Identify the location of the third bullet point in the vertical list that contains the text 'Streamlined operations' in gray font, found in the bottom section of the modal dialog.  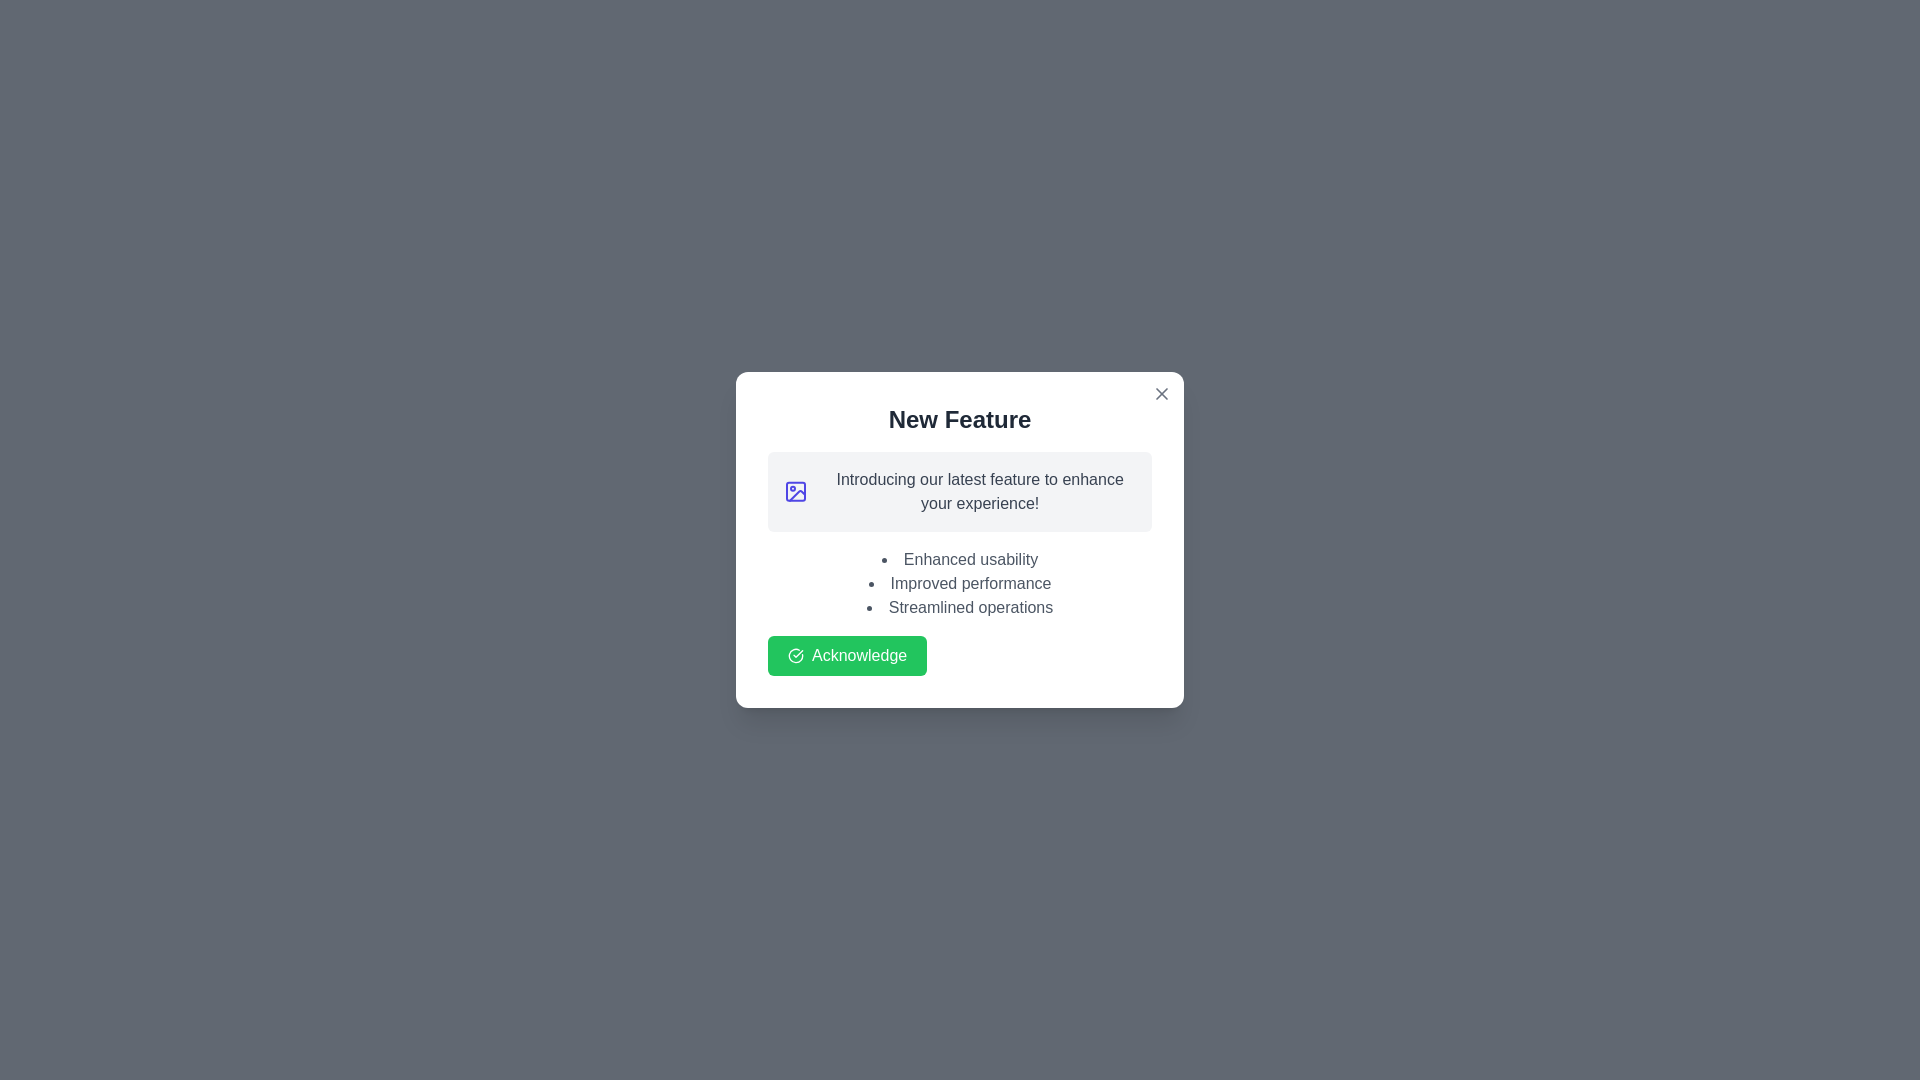
(960, 607).